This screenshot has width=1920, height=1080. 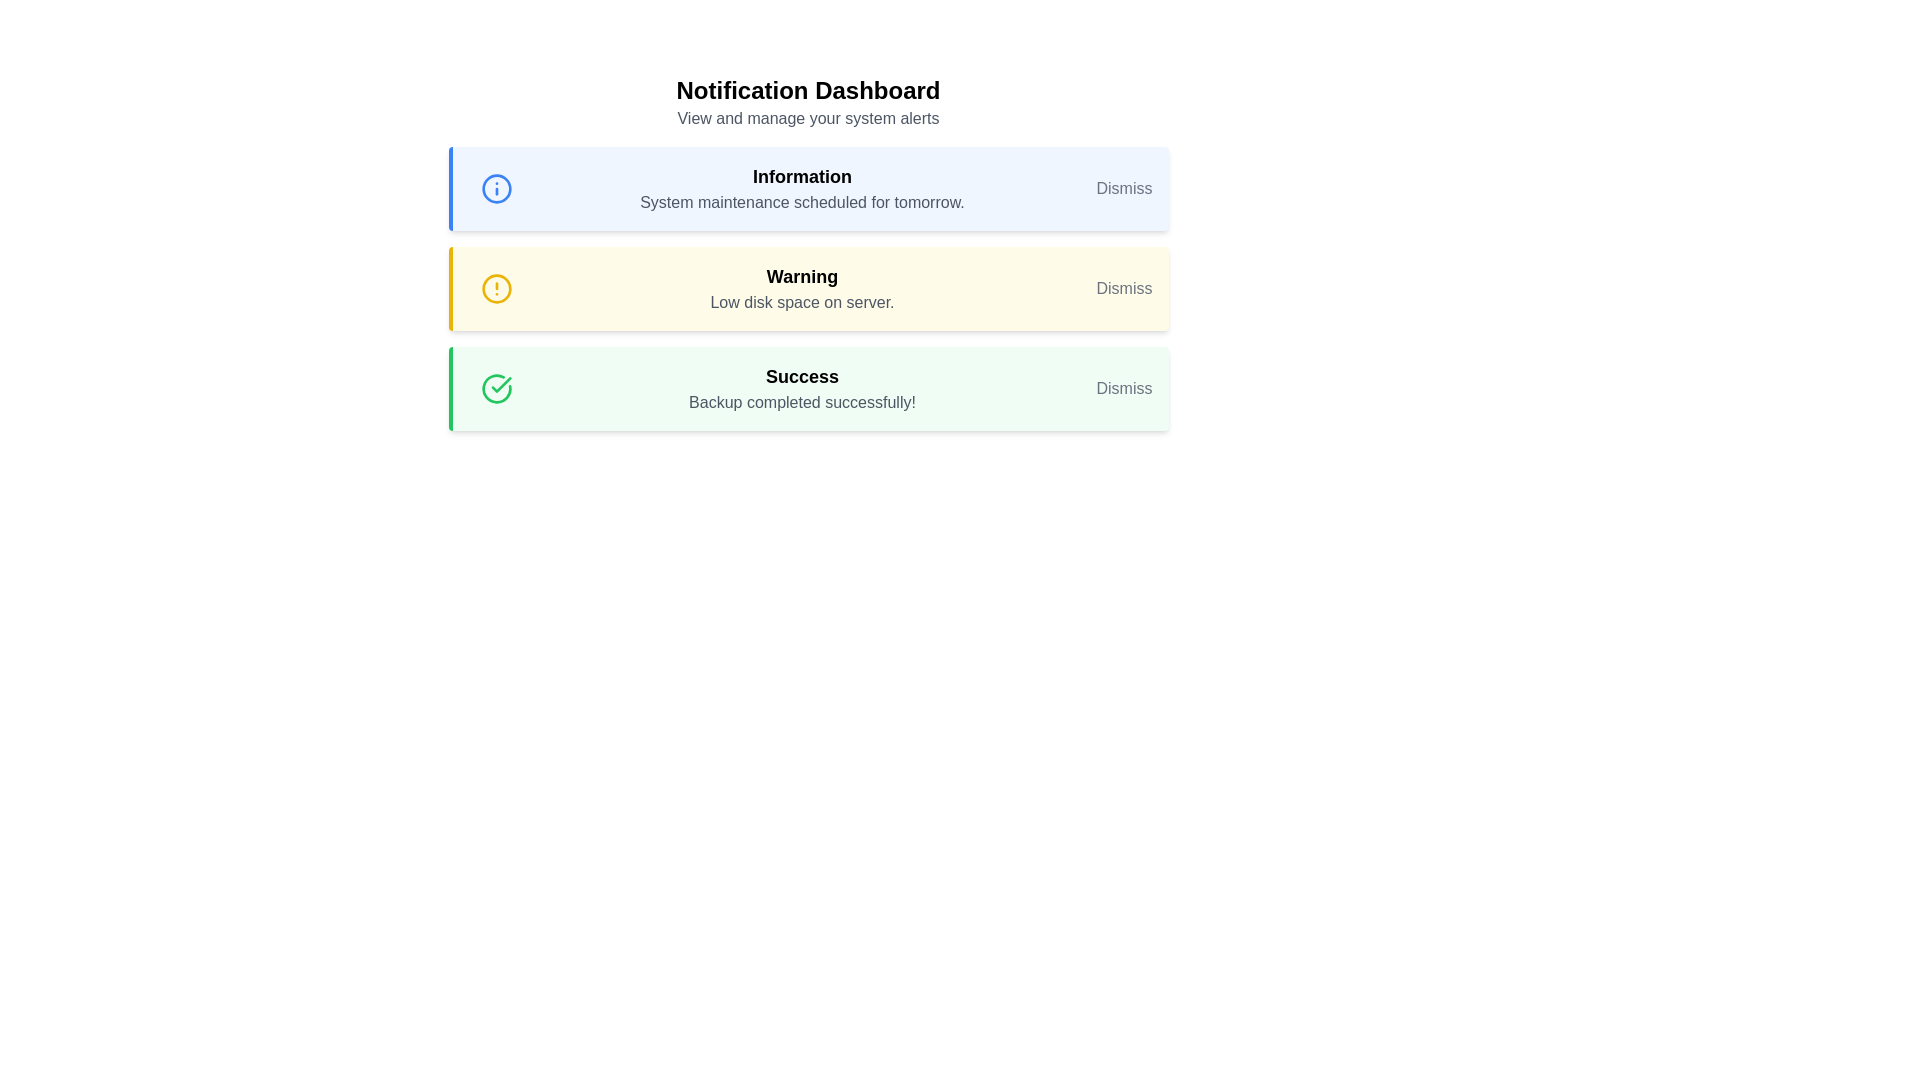 I want to click on header text of the warning notification located at the top of the second notification card, which indicates a warning about low disk space on the server, so click(x=802, y=277).